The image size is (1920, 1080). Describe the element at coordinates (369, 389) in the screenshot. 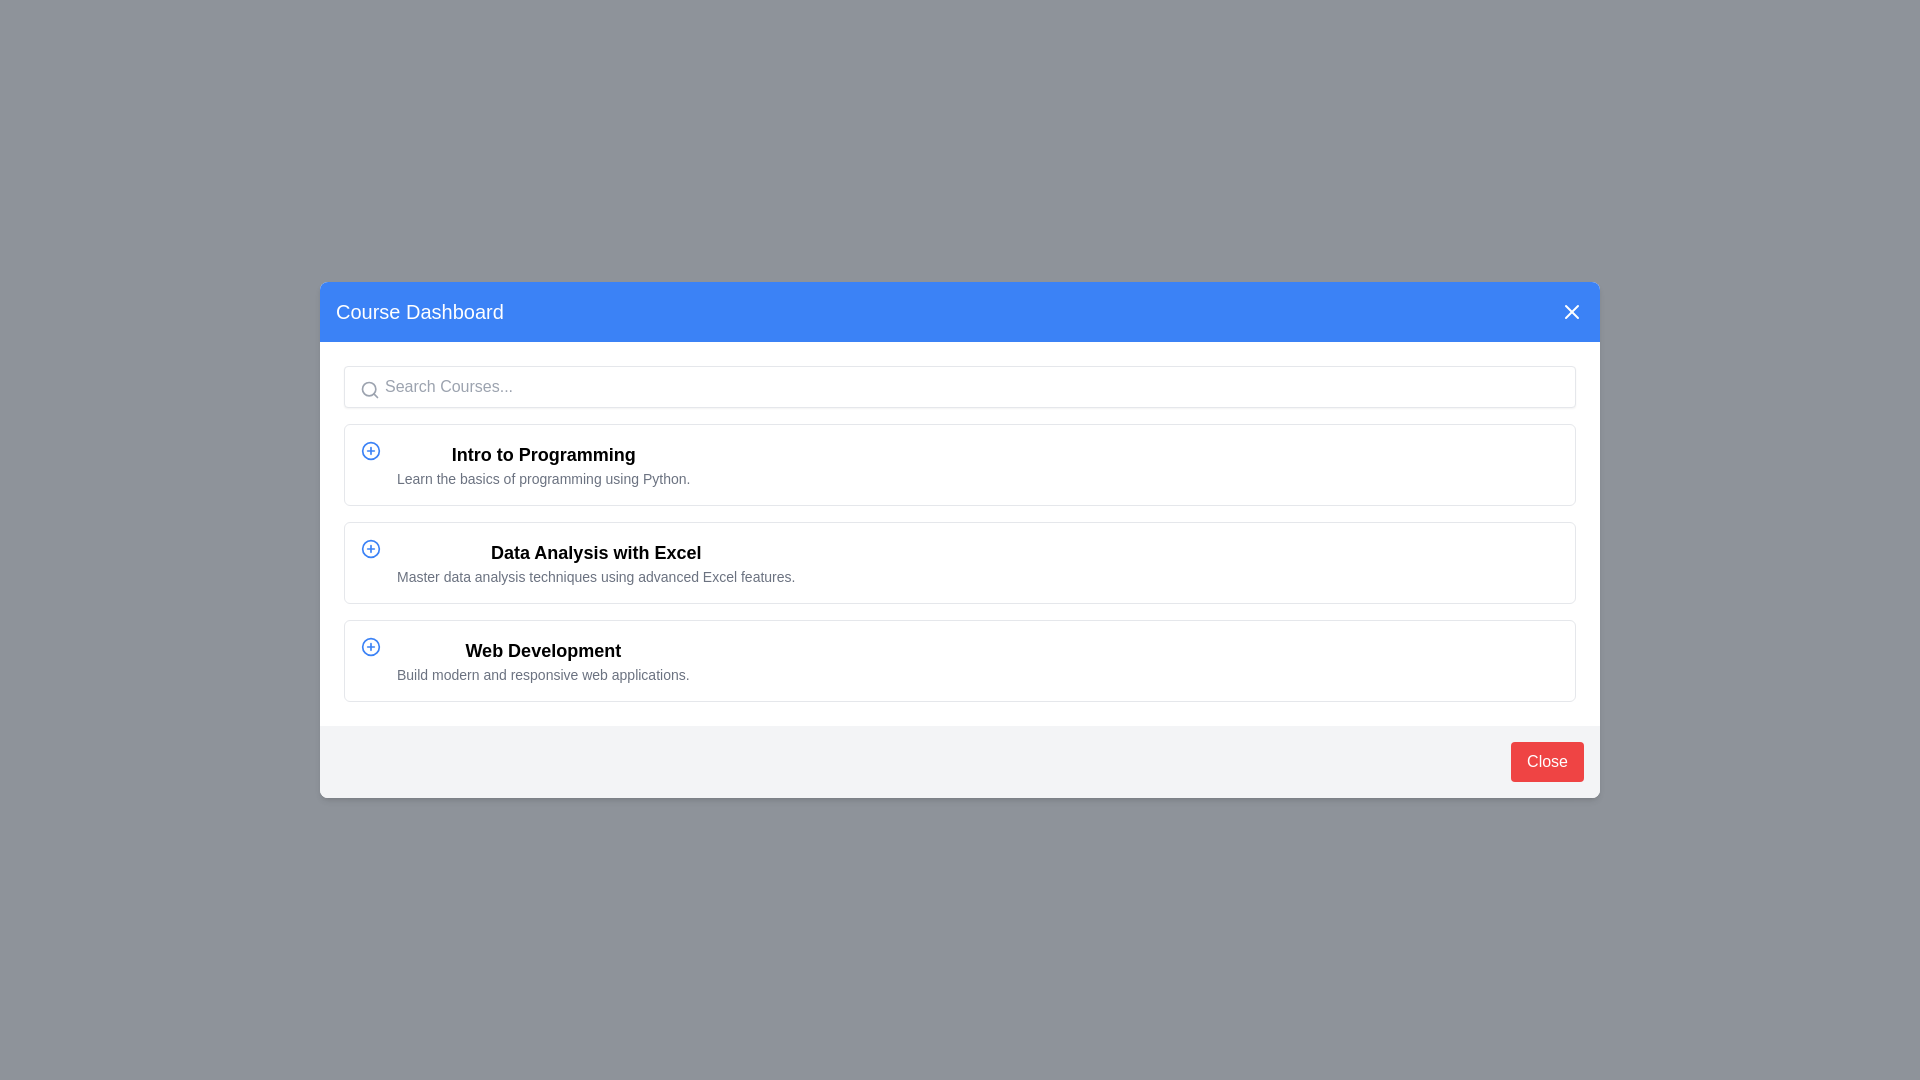

I see `the small circular magnifying glass icon with a gray outline located at the left inside the search bar, preceding the placeholder text 'Search Courses...'` at that location.